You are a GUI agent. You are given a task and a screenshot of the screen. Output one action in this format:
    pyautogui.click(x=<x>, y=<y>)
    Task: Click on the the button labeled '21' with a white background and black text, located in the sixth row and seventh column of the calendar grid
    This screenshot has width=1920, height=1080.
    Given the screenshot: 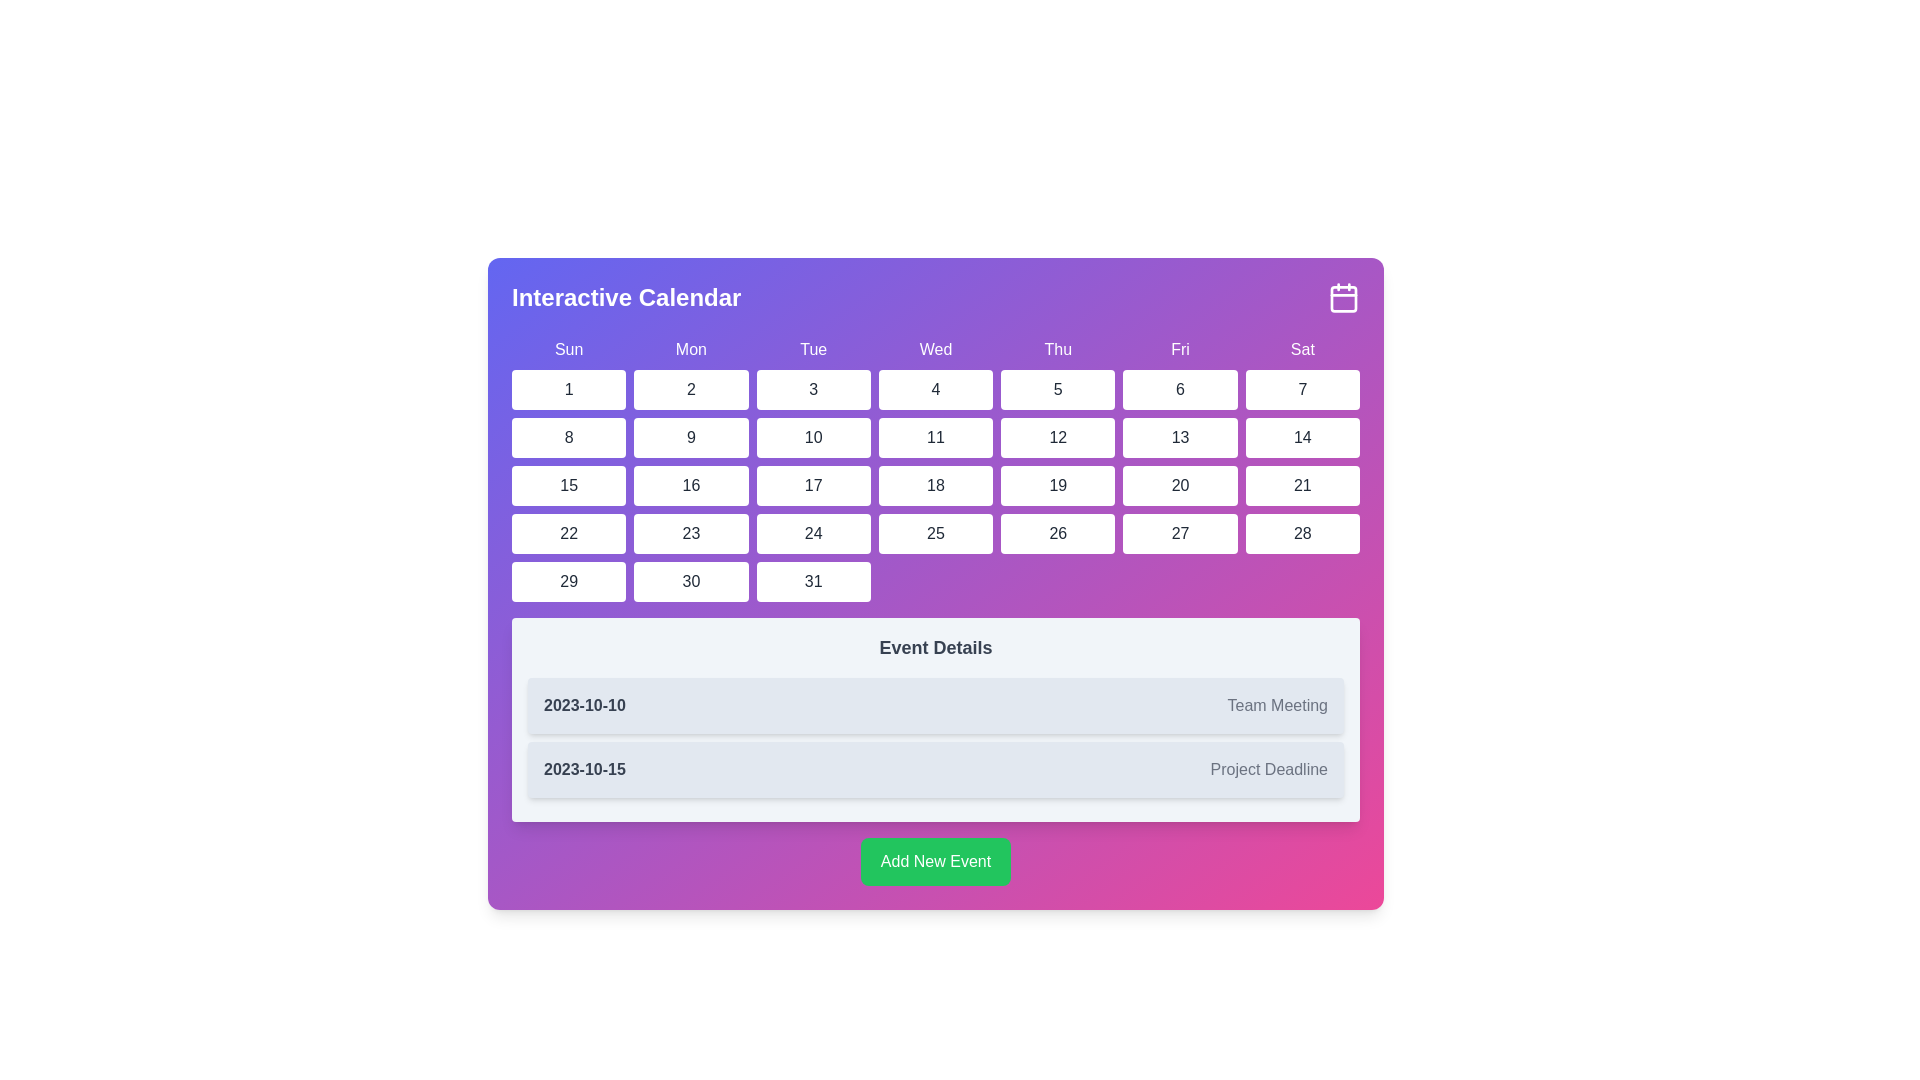 What is the action you would take?
    pyautogui.click(x=1302, y=486)
    